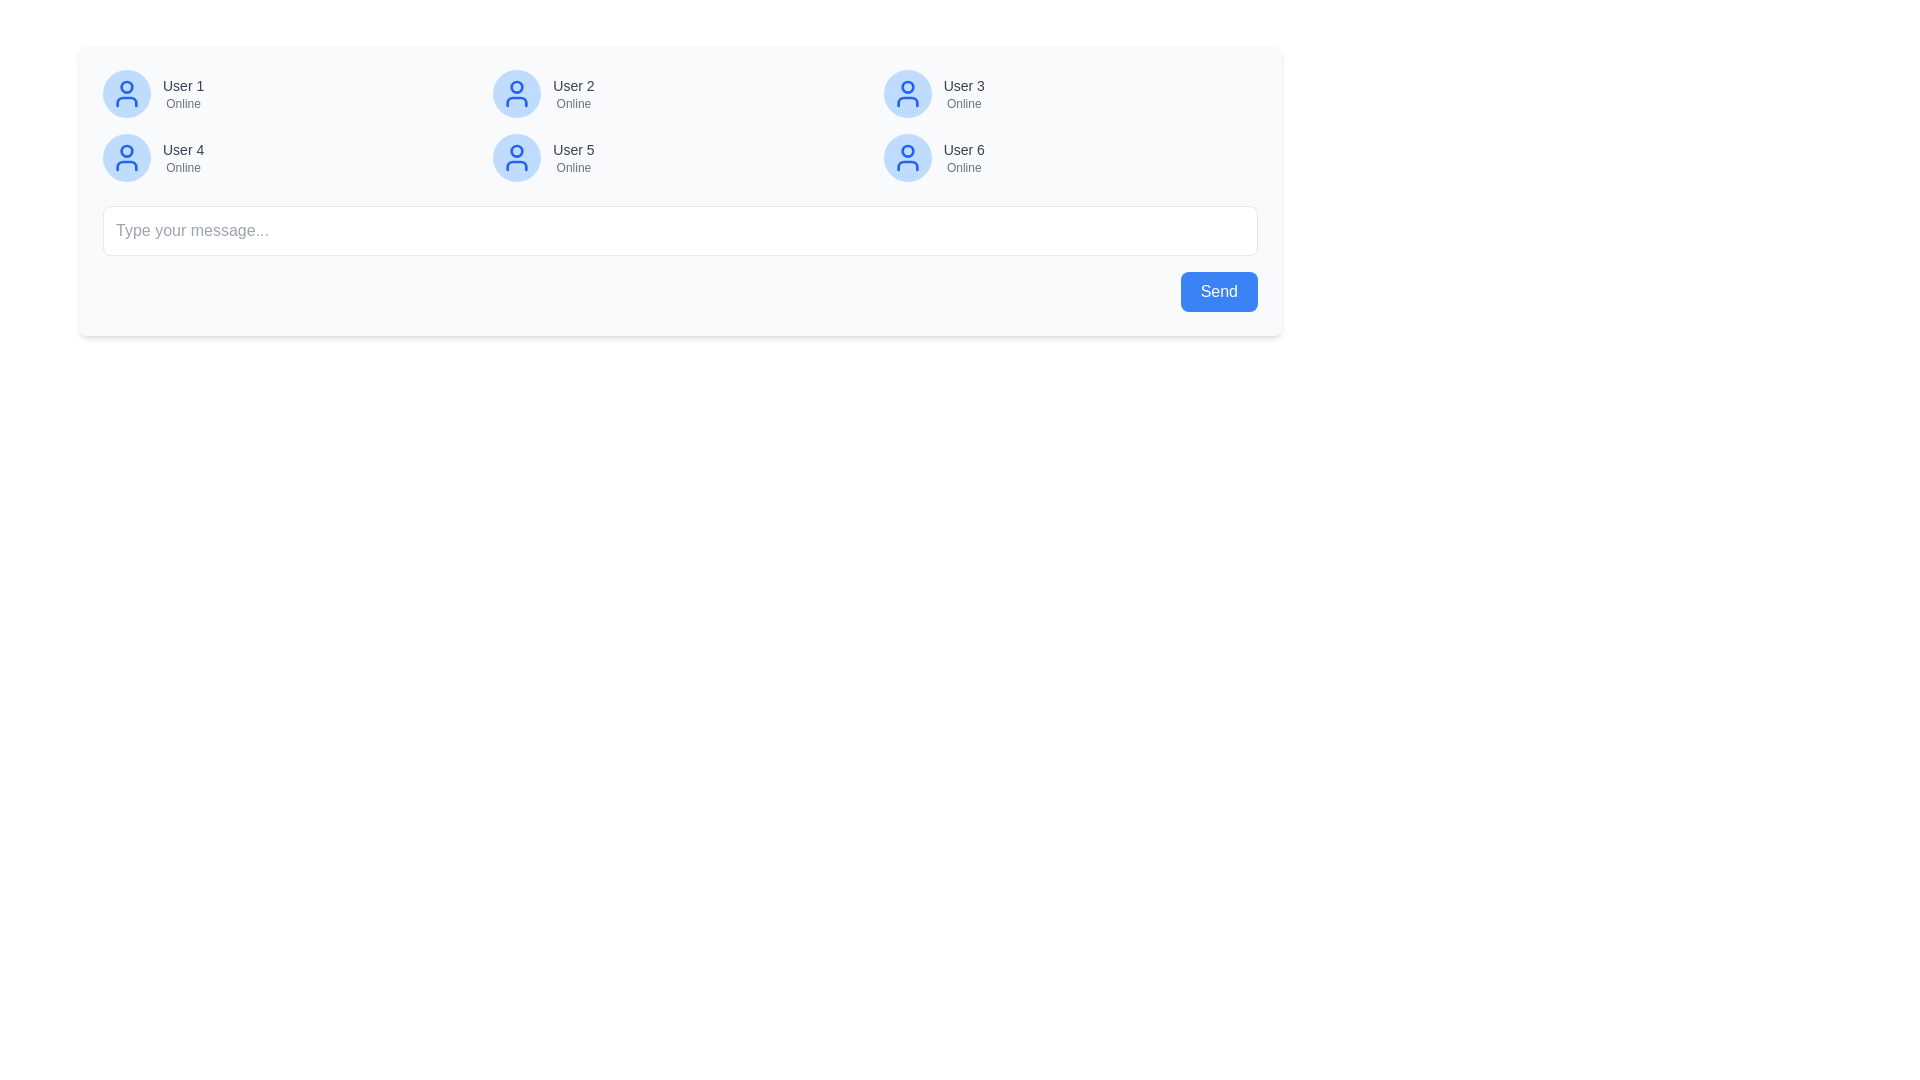  Describe the element at coordinates (183, 104) in the screenshot. I see `the text label displaying 'Online', which is located beneath 'User 1' in the leftmost column of the grid layout` at that location.